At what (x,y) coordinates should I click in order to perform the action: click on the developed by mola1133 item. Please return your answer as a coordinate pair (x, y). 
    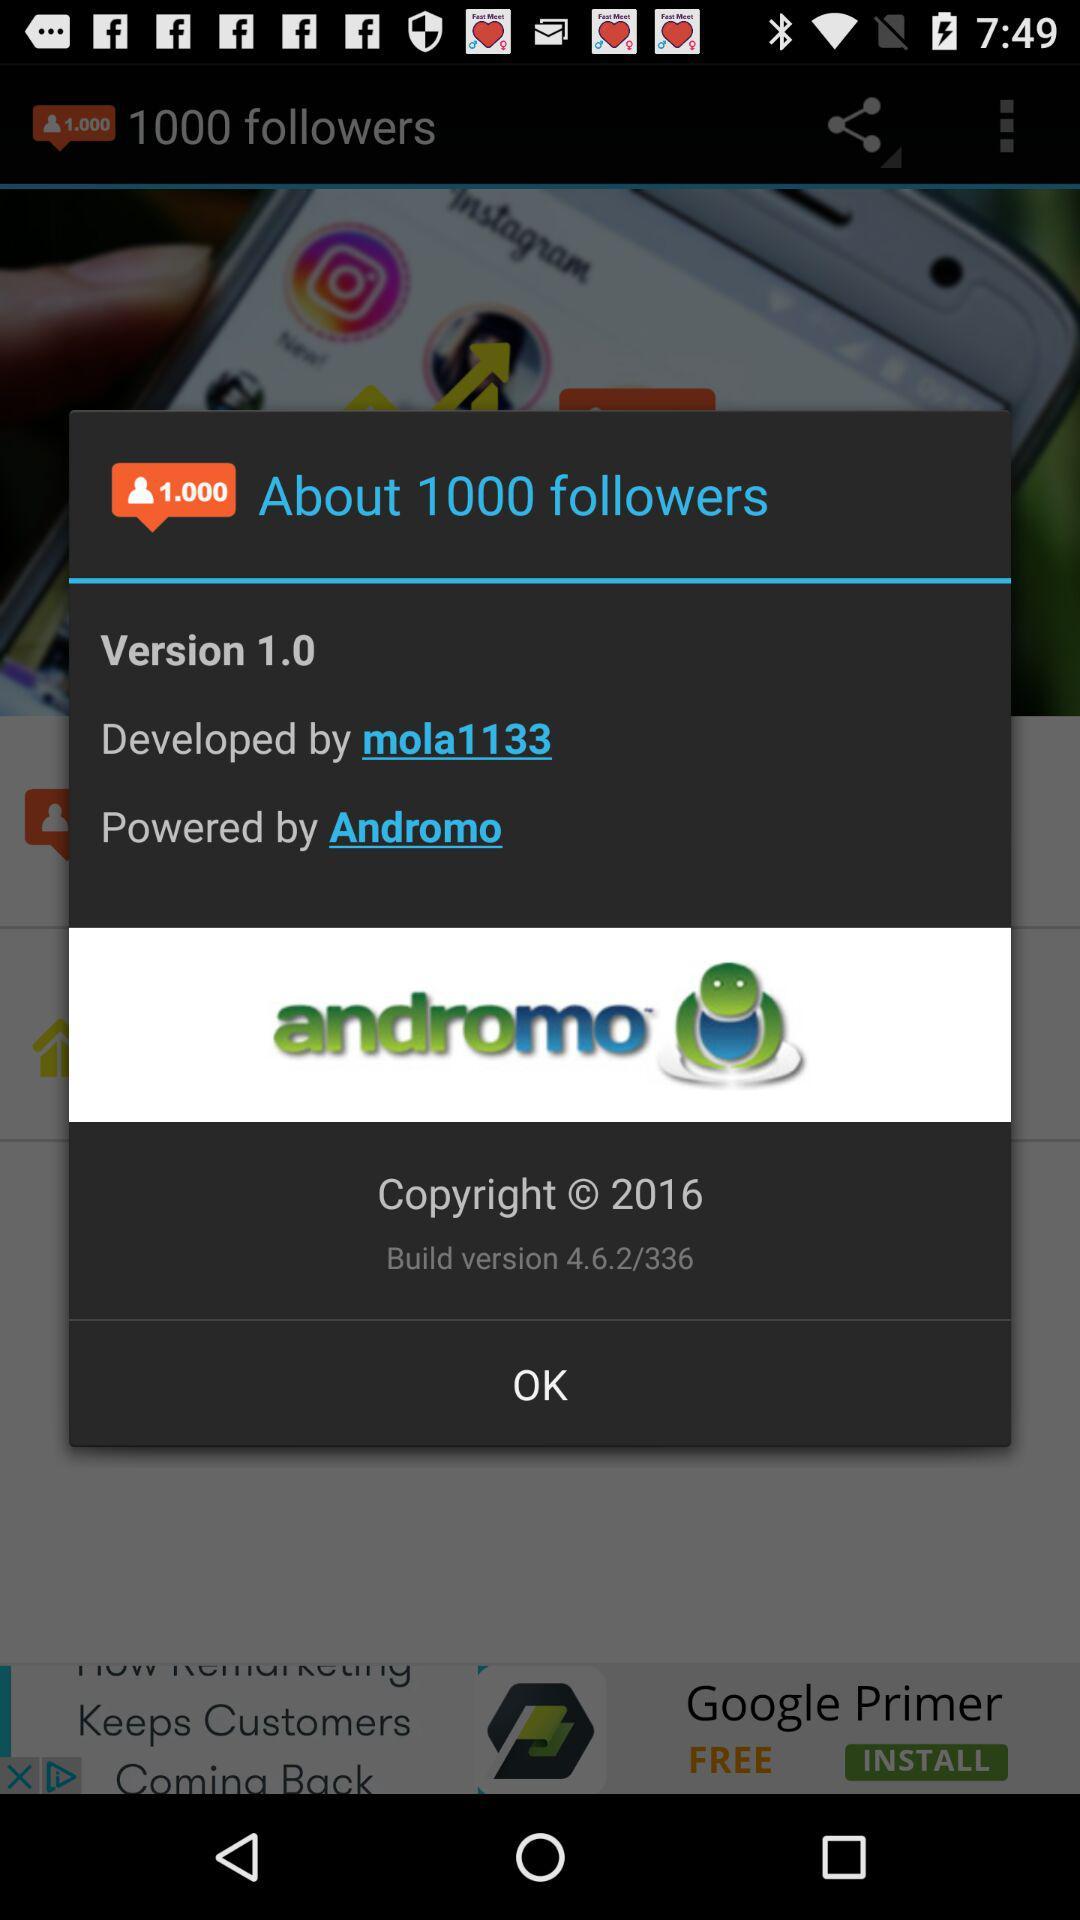
    Looking at the image, I should click on (540, 752).